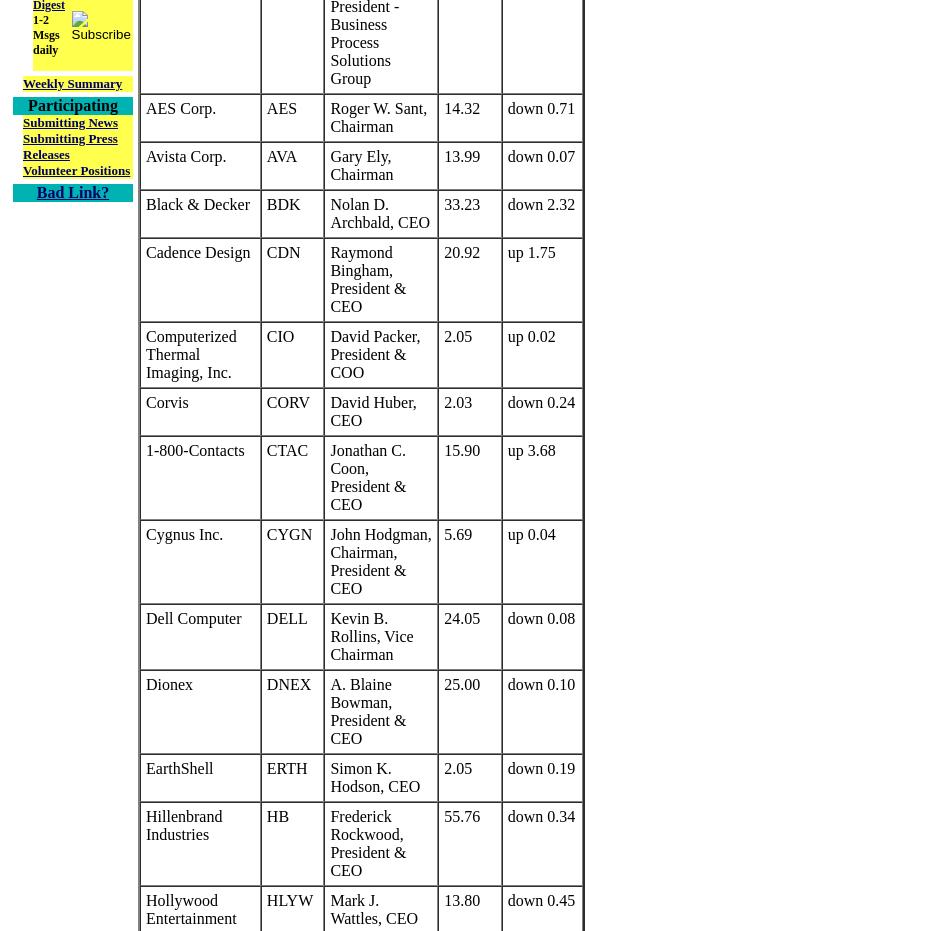 This screenshot has width=945, height=931. What do you see at coordinates (371, 410) in the screenshot?
I see `'David Huber, CEO'` at bounding box center [371, 410].